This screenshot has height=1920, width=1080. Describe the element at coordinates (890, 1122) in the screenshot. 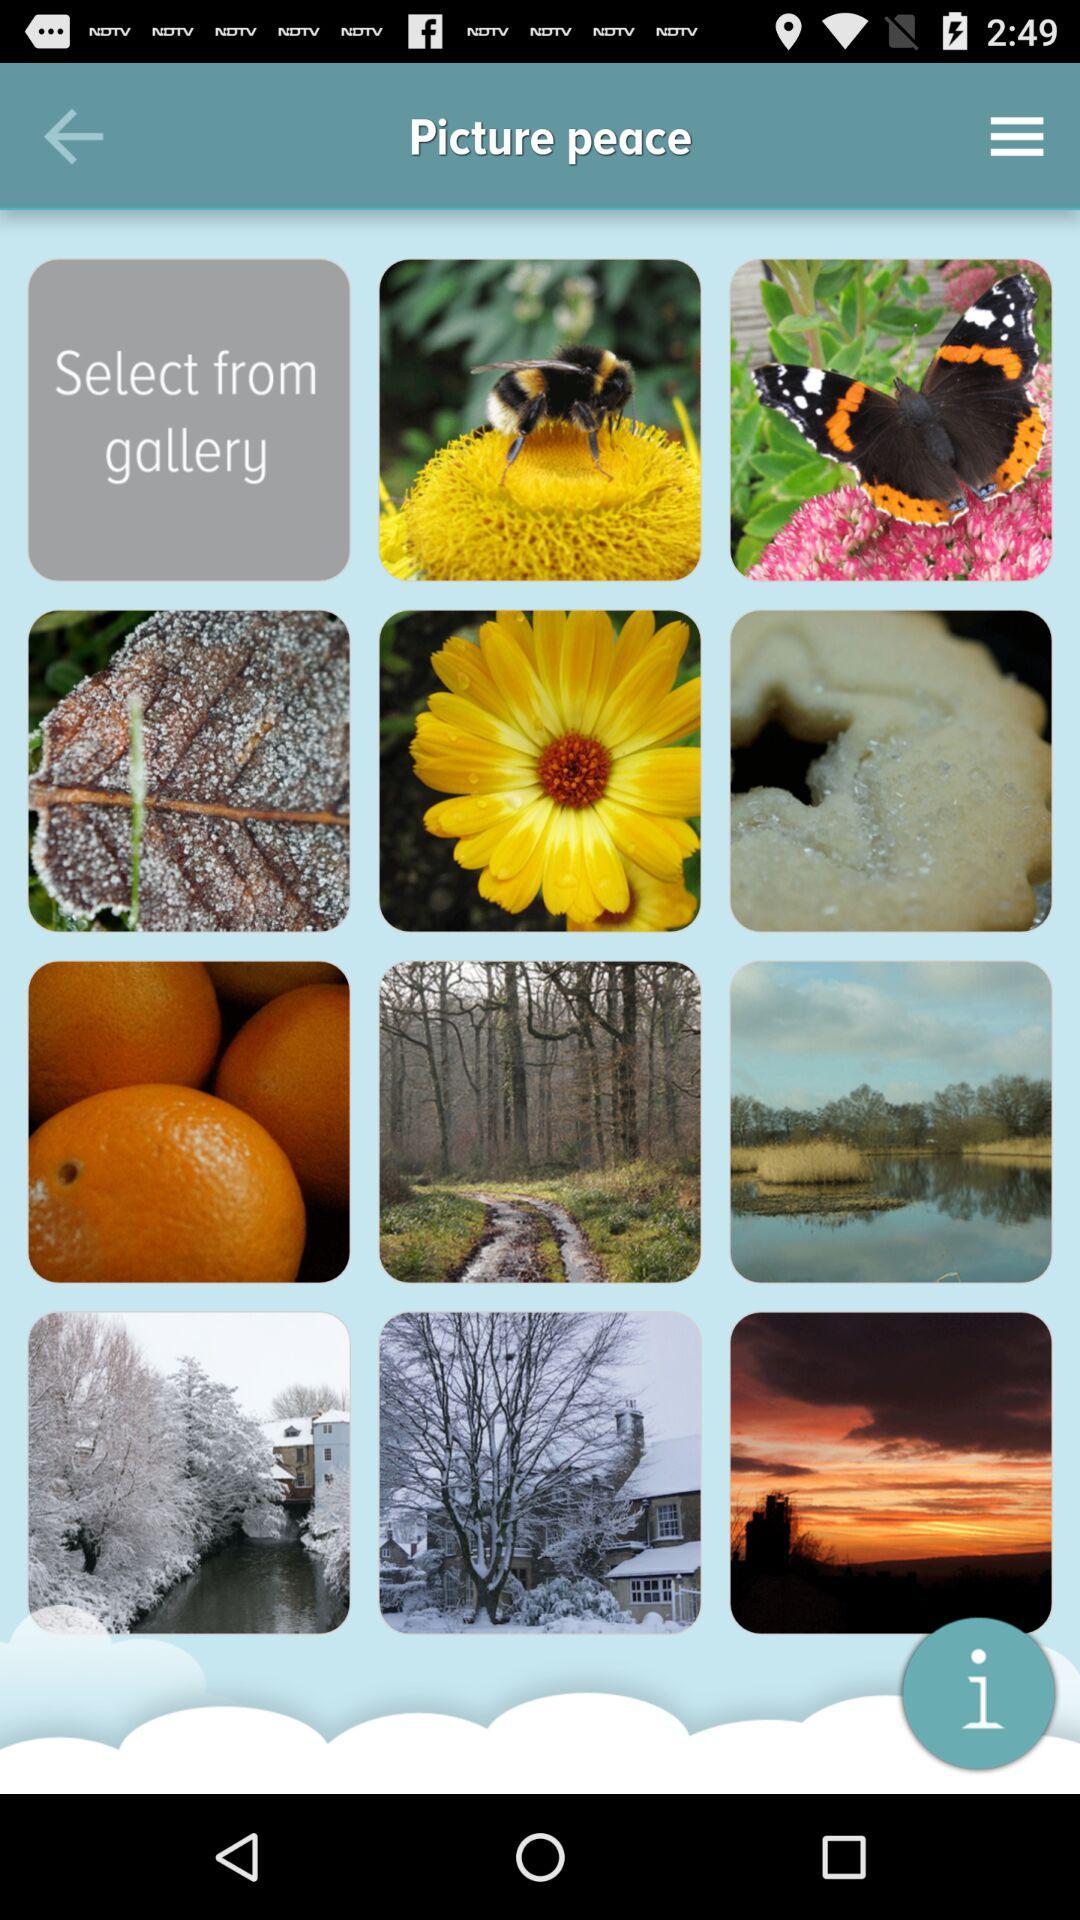

I see `to picture` at that location.